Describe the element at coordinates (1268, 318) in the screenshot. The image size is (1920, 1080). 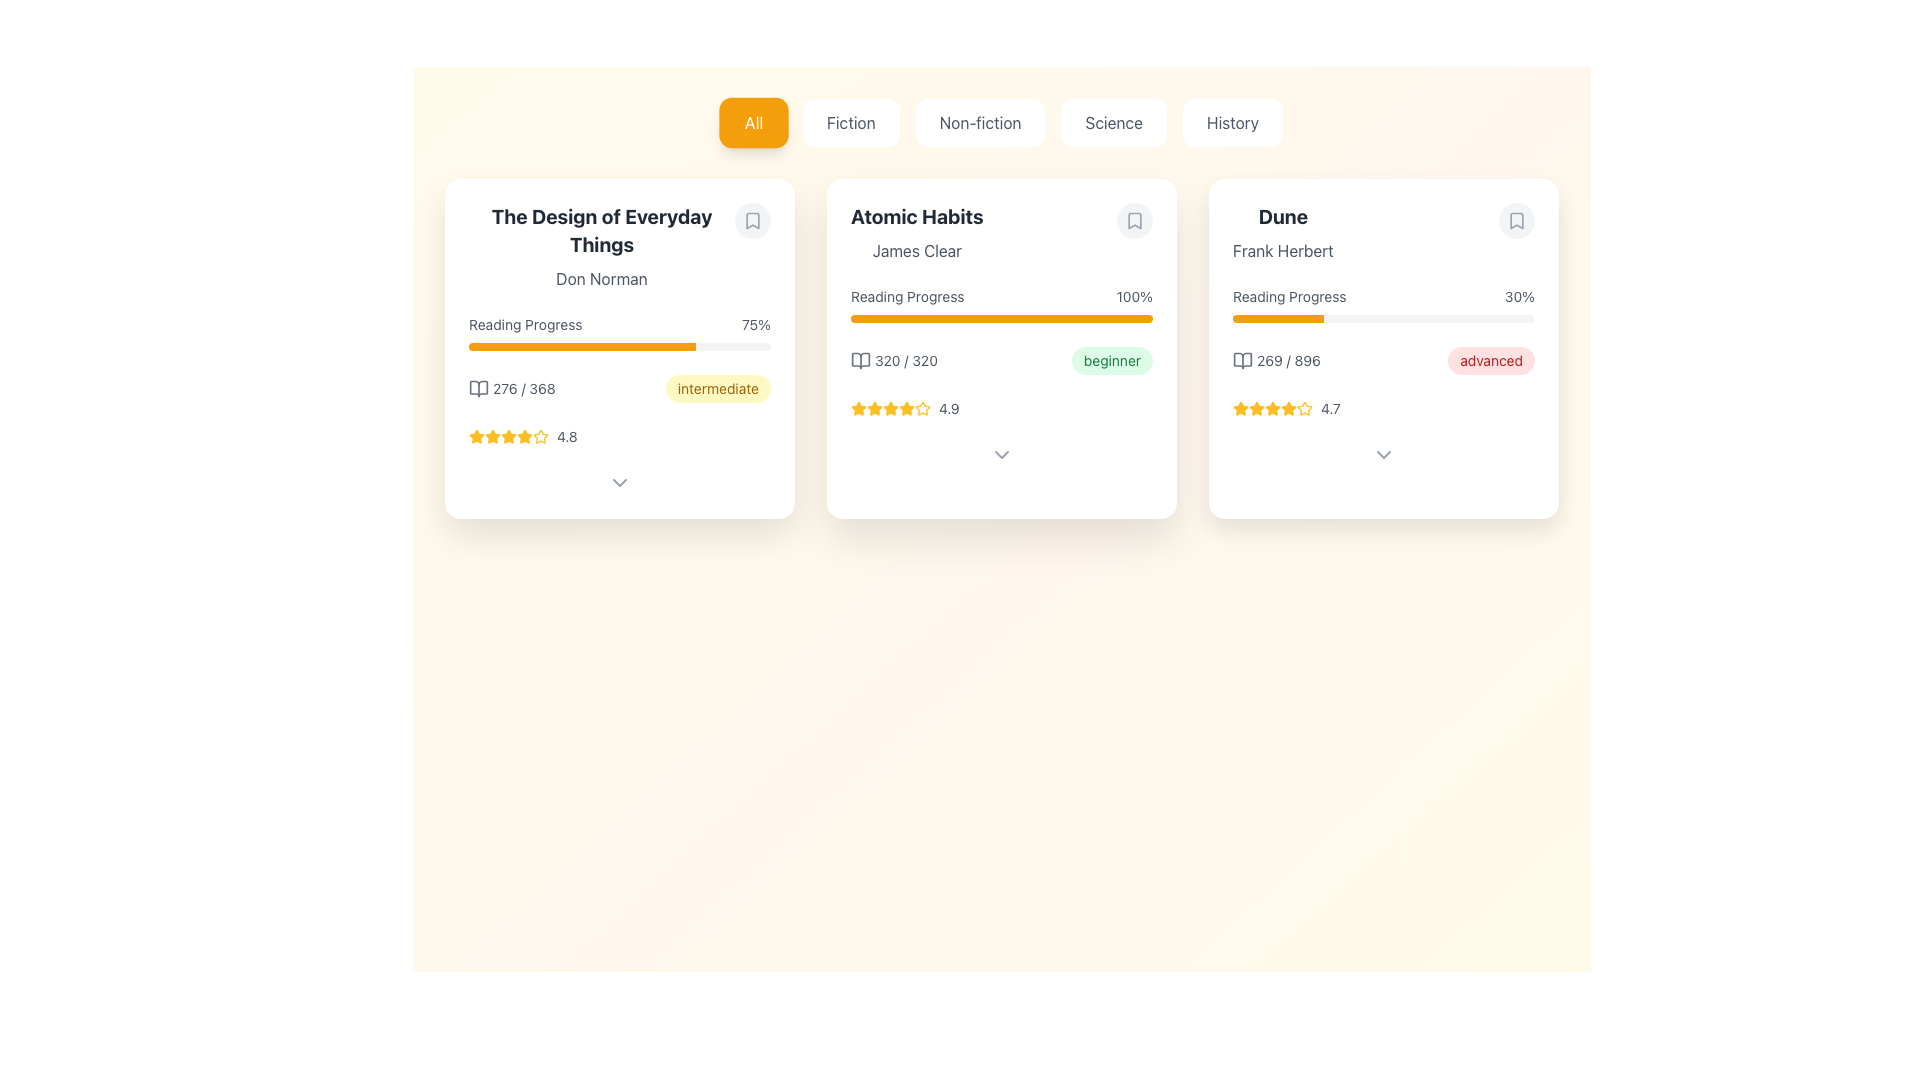
I see `the reading progress` at that location.